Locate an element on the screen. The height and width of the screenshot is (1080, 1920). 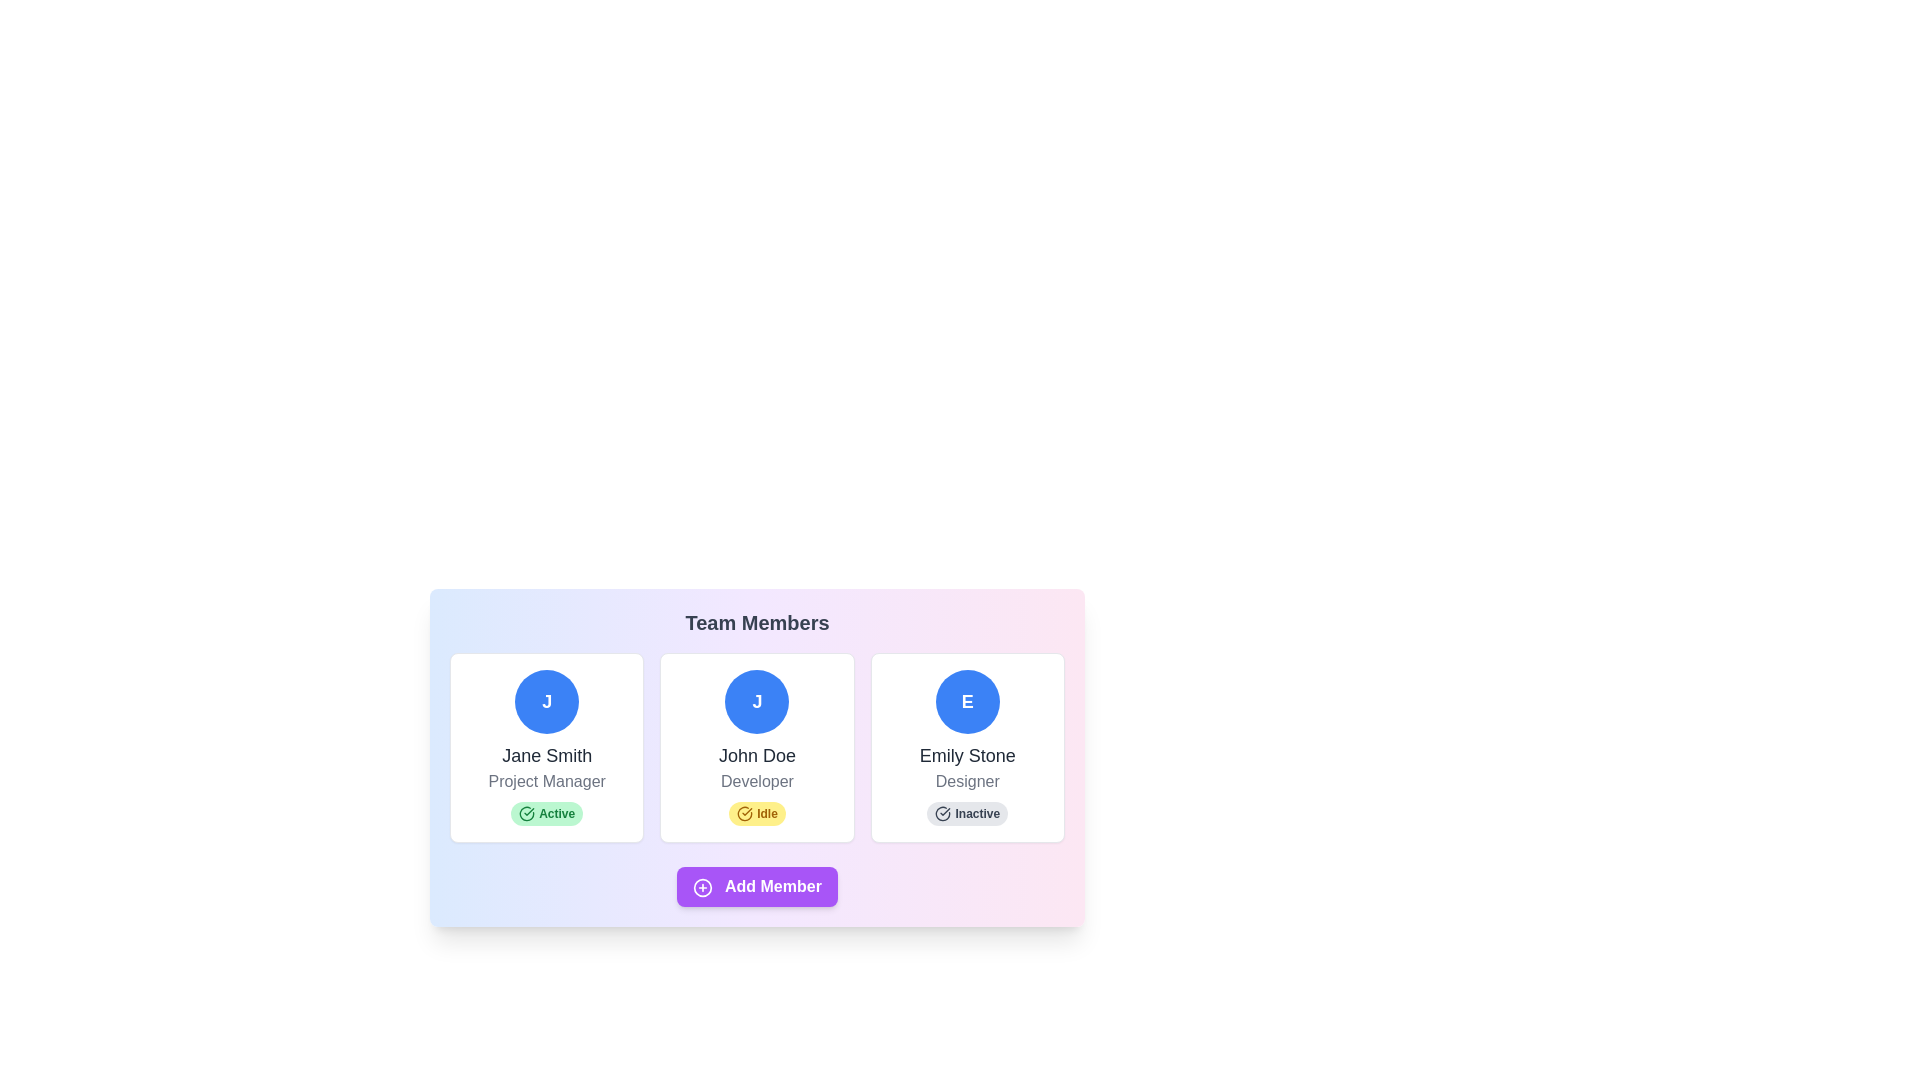
the text label displaying the name 'Emily Stone', which is positioned below the circular profile icon with the letter 'E' in the lower-middle section of the layout is located at coordinates (967, 756).